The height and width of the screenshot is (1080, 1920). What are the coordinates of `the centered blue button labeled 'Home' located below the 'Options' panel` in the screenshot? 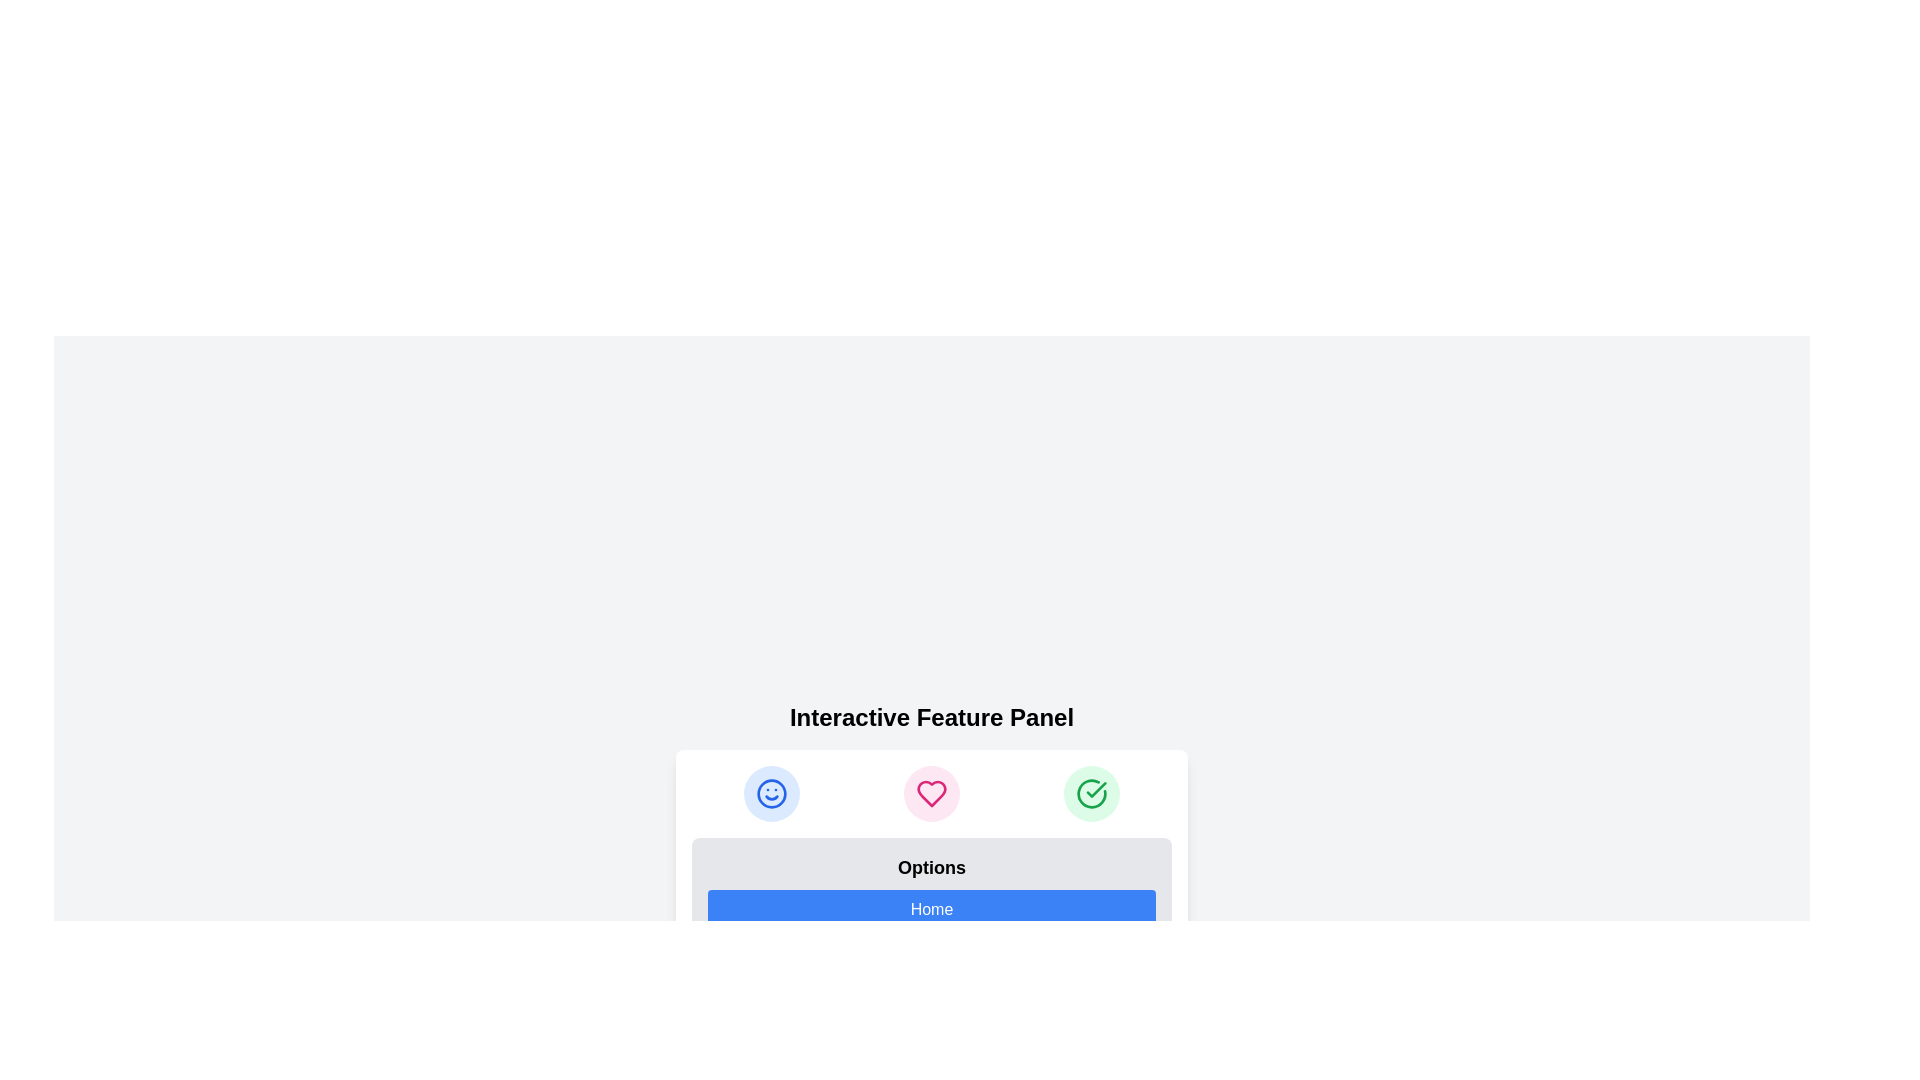 It's located at (930, 898).